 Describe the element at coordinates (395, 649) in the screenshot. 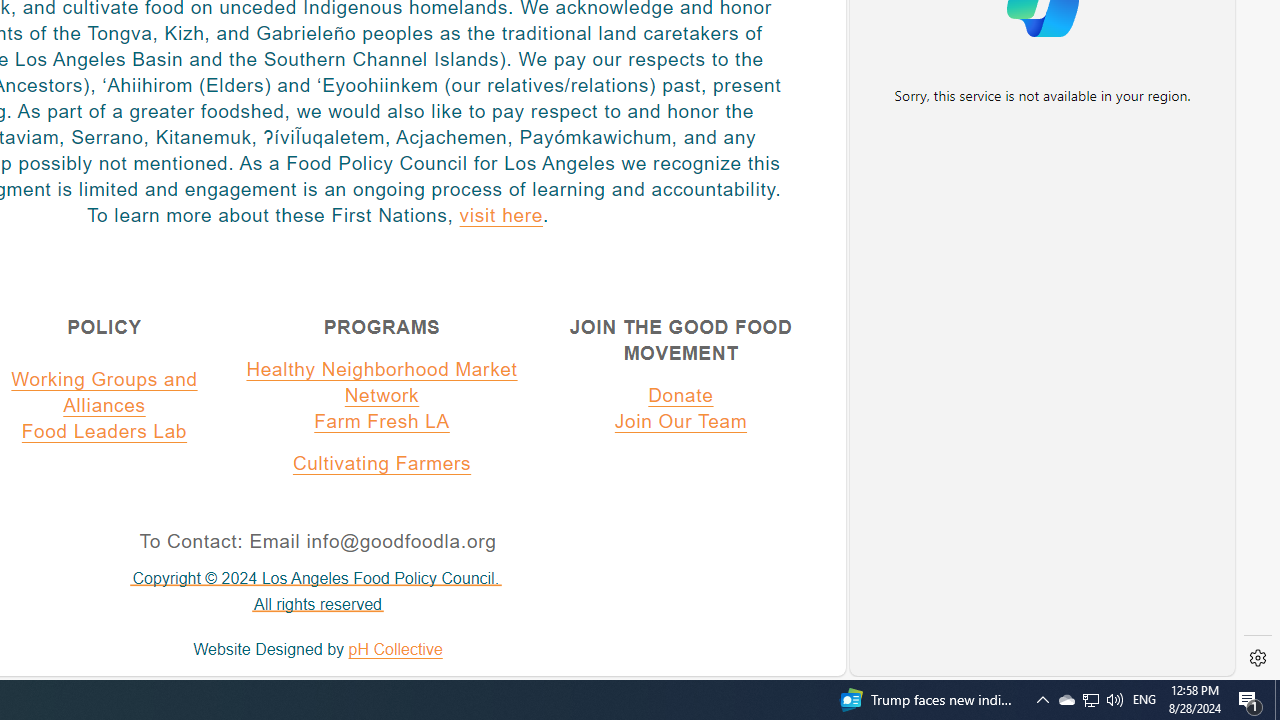

I see `'pH Collective'` at that location.